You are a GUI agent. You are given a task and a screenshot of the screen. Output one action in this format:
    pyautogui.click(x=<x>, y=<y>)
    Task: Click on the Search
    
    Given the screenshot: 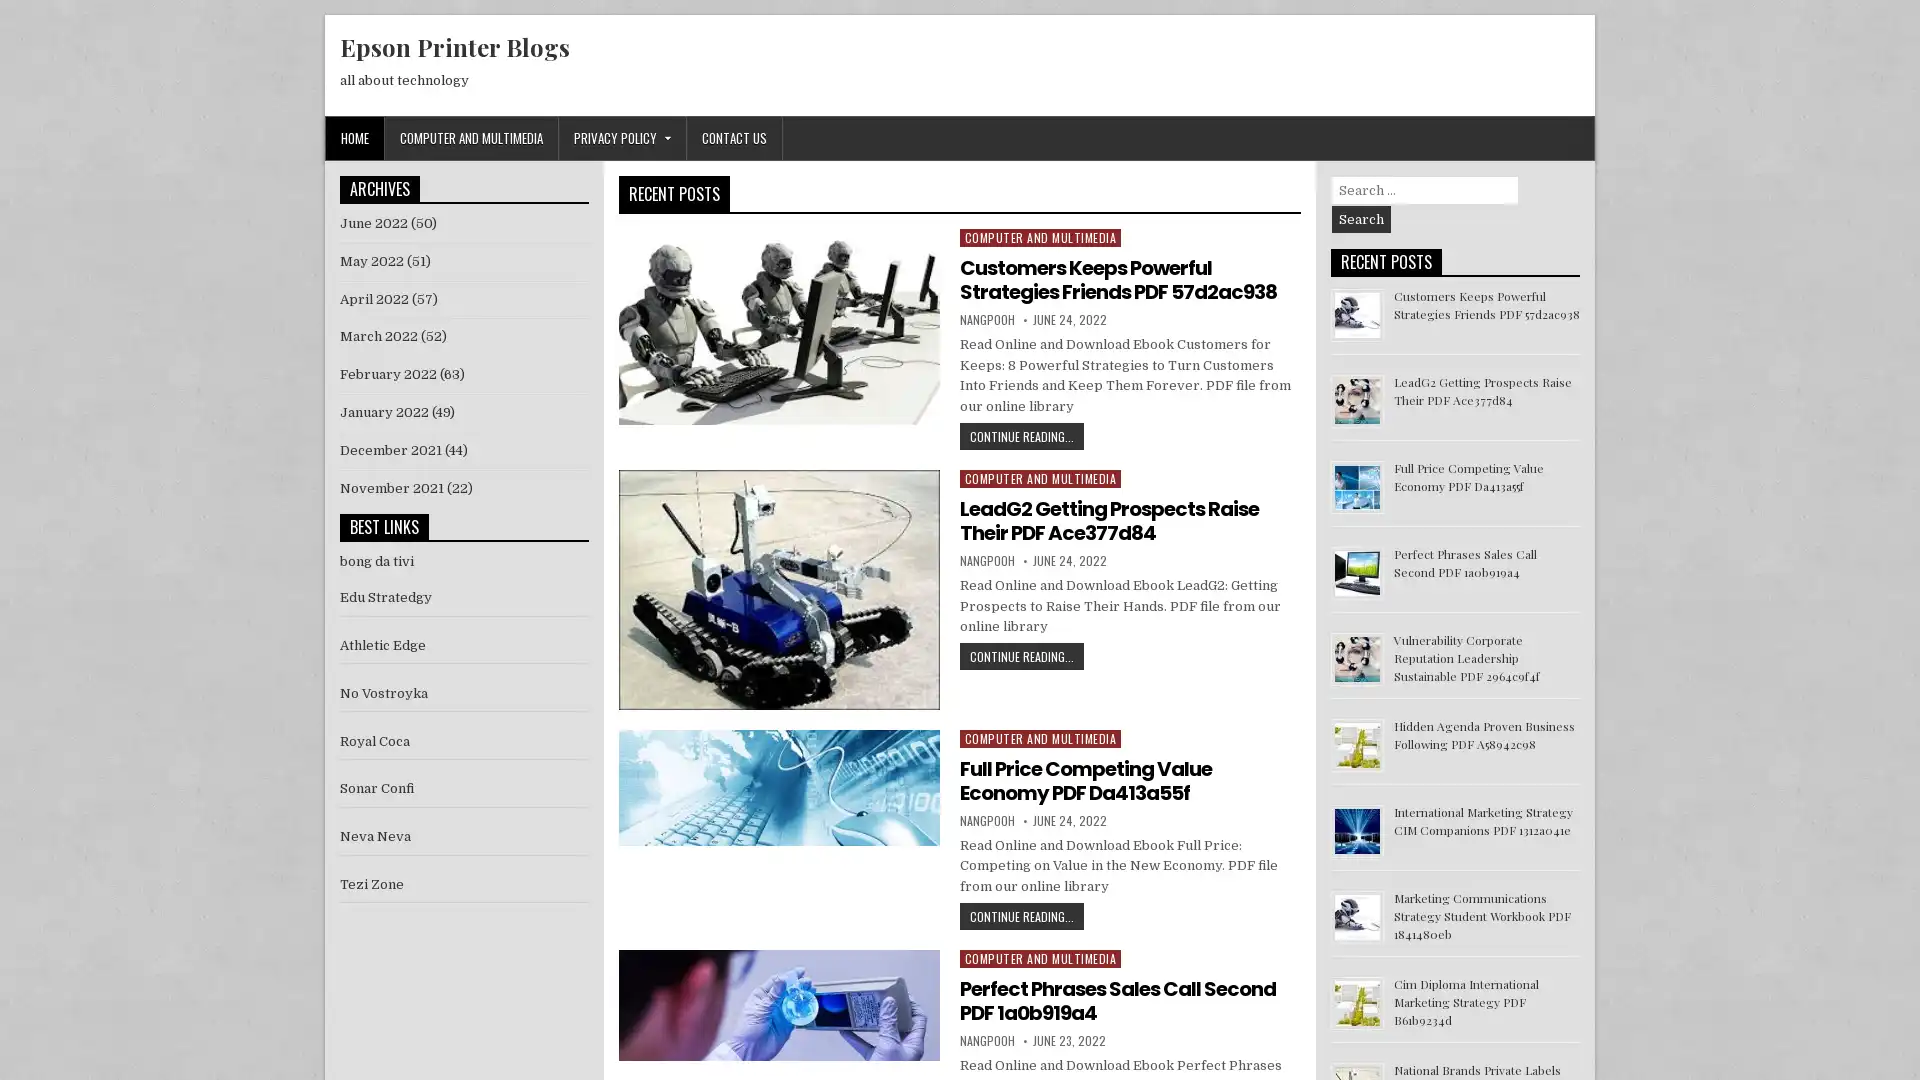 What is the action you would take?
    pyautogui.click(x=1360, y=219)
    